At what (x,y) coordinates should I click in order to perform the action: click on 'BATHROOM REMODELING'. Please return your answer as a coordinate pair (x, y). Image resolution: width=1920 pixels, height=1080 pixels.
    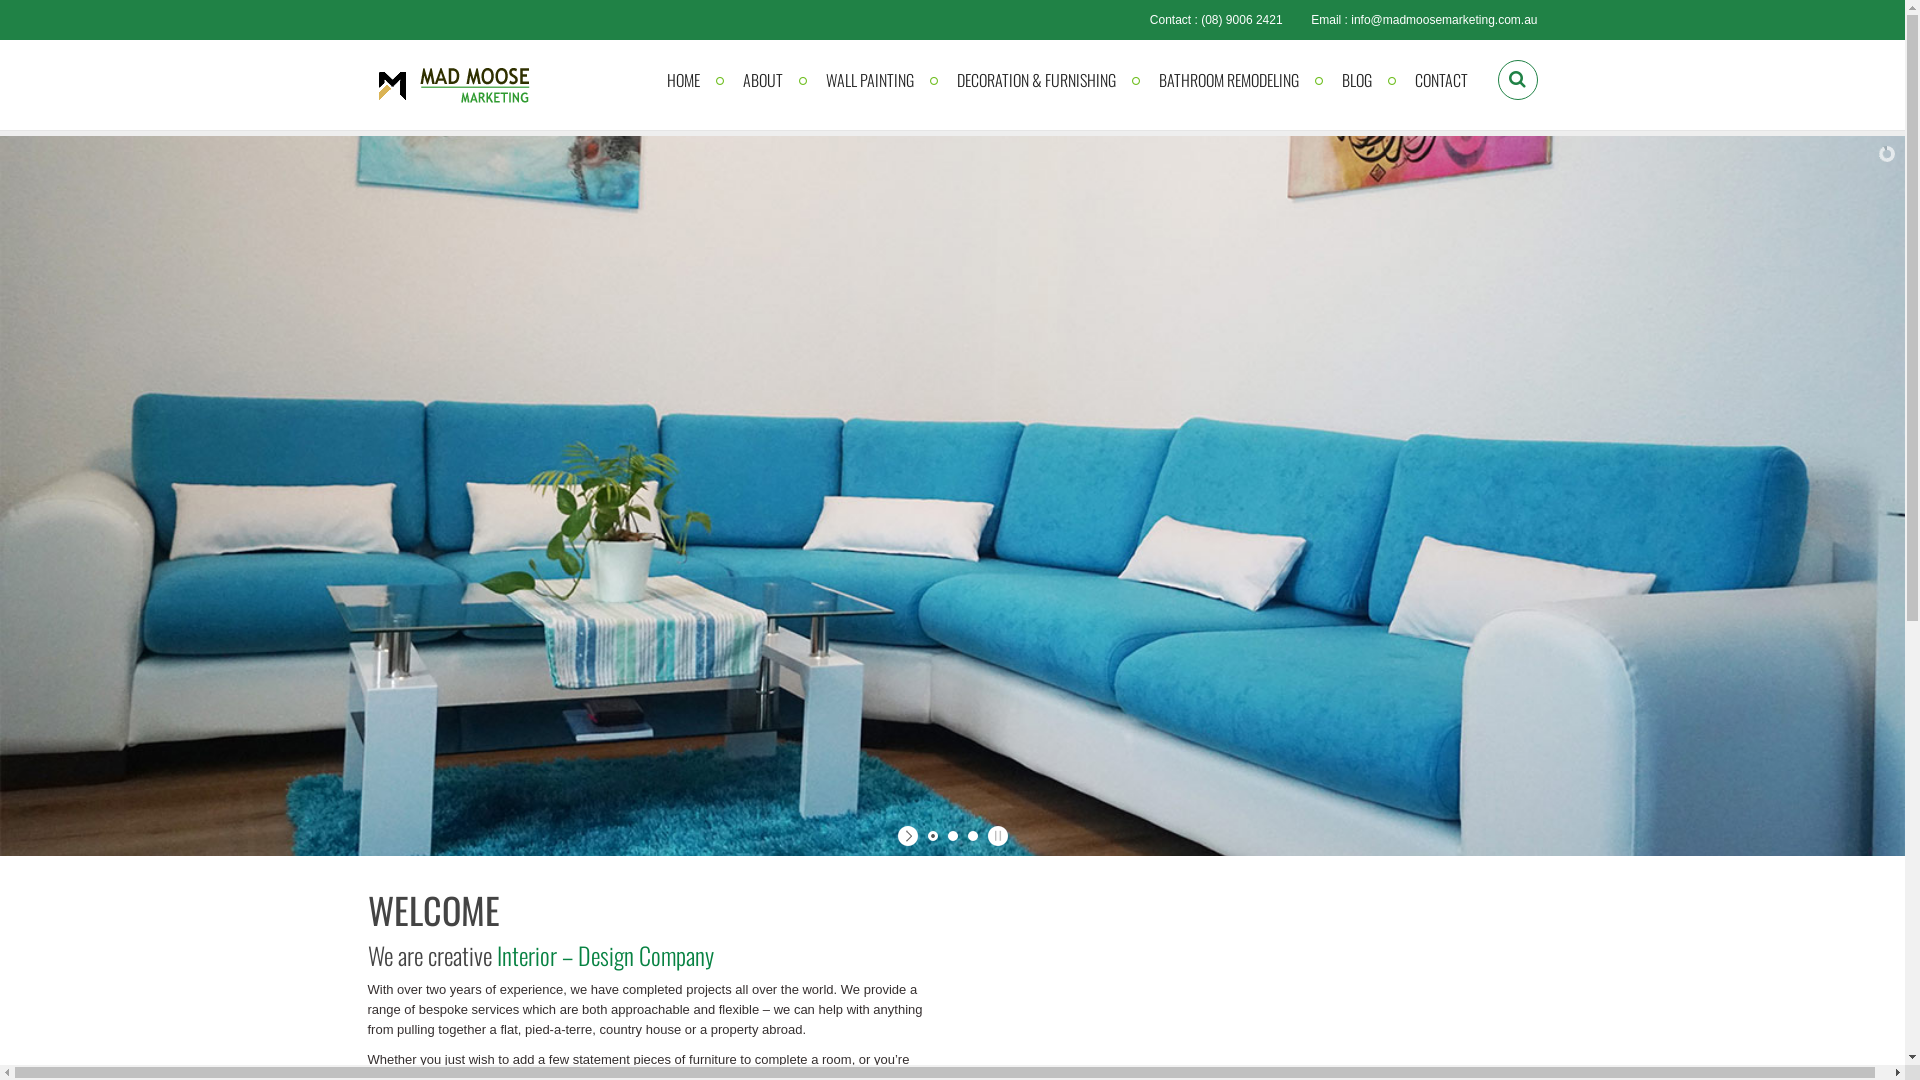
    Looking at the image, I should click on (1227, 79).